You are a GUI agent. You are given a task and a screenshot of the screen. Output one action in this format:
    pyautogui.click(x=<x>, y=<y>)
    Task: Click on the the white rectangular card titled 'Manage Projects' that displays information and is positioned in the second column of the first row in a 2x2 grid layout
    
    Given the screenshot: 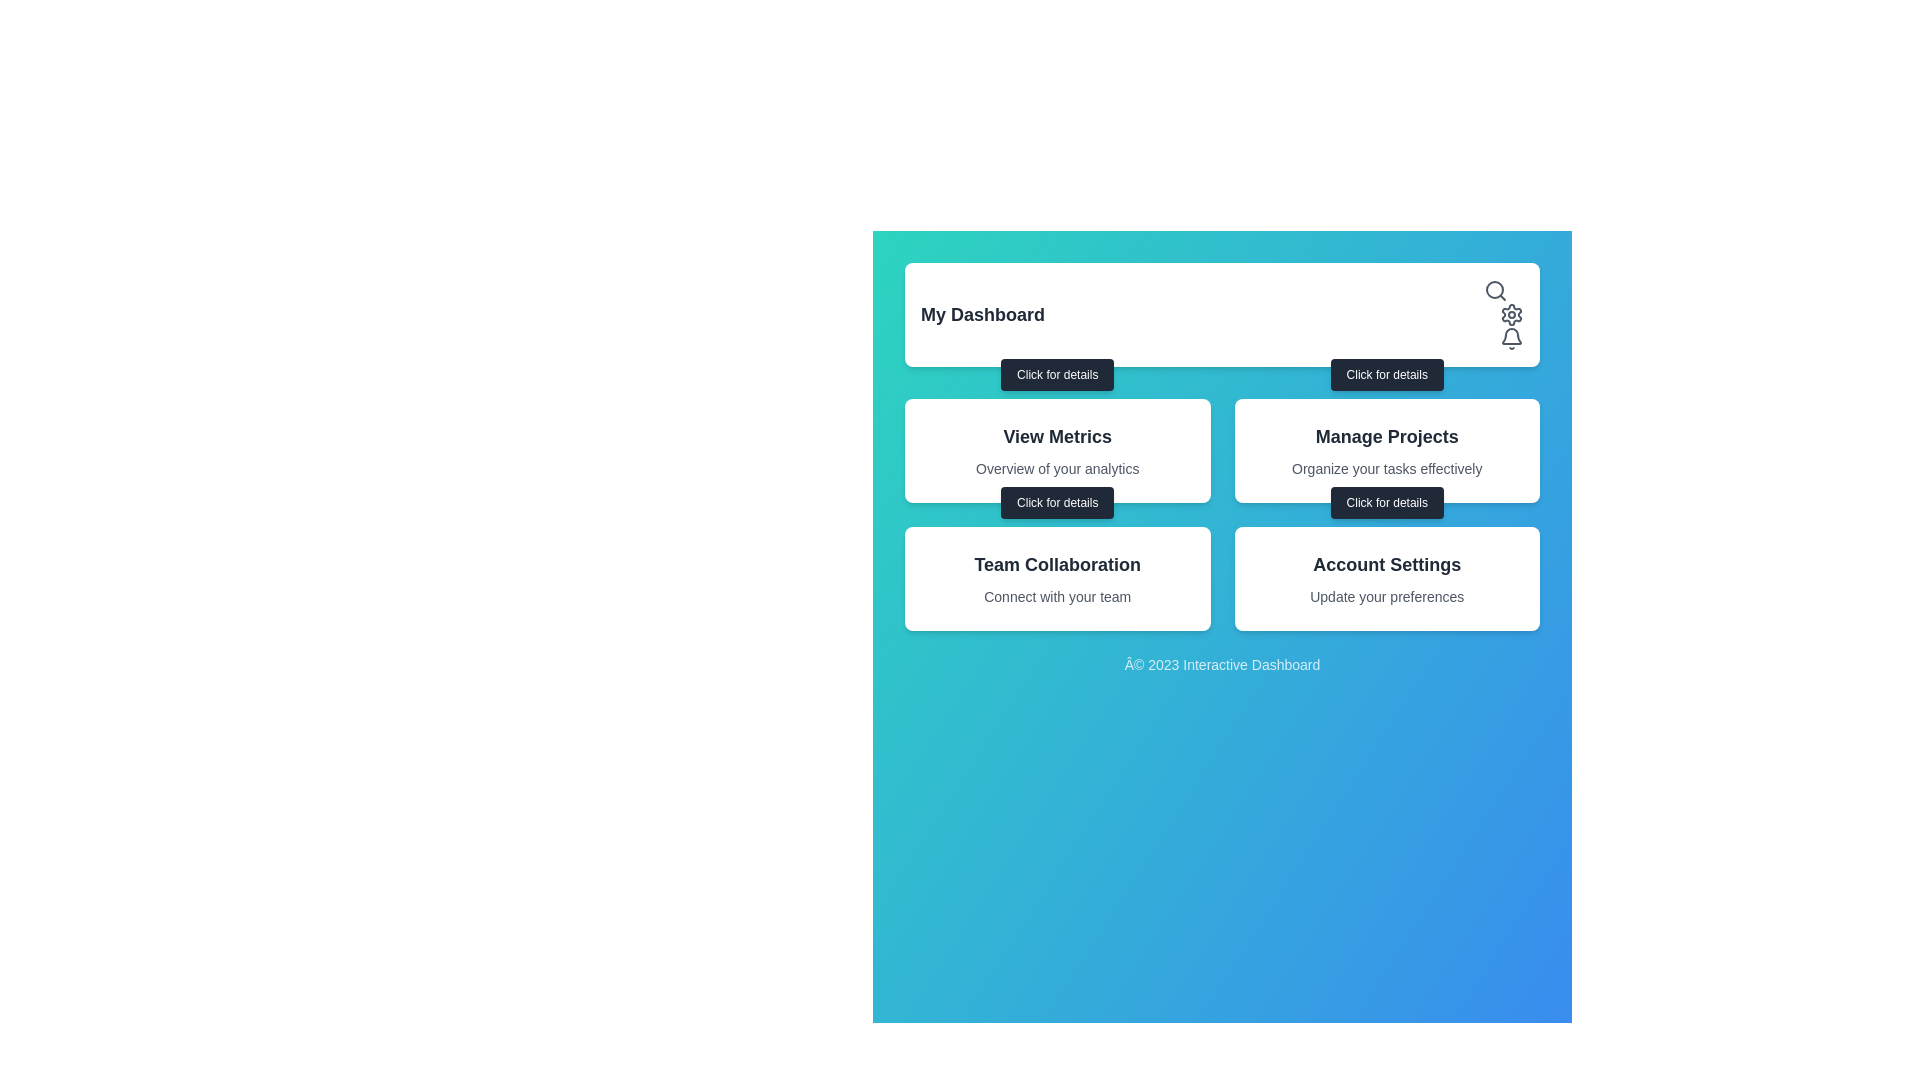 What is the action you would take?
    pyautogui.click(x=1386, y=451)
    